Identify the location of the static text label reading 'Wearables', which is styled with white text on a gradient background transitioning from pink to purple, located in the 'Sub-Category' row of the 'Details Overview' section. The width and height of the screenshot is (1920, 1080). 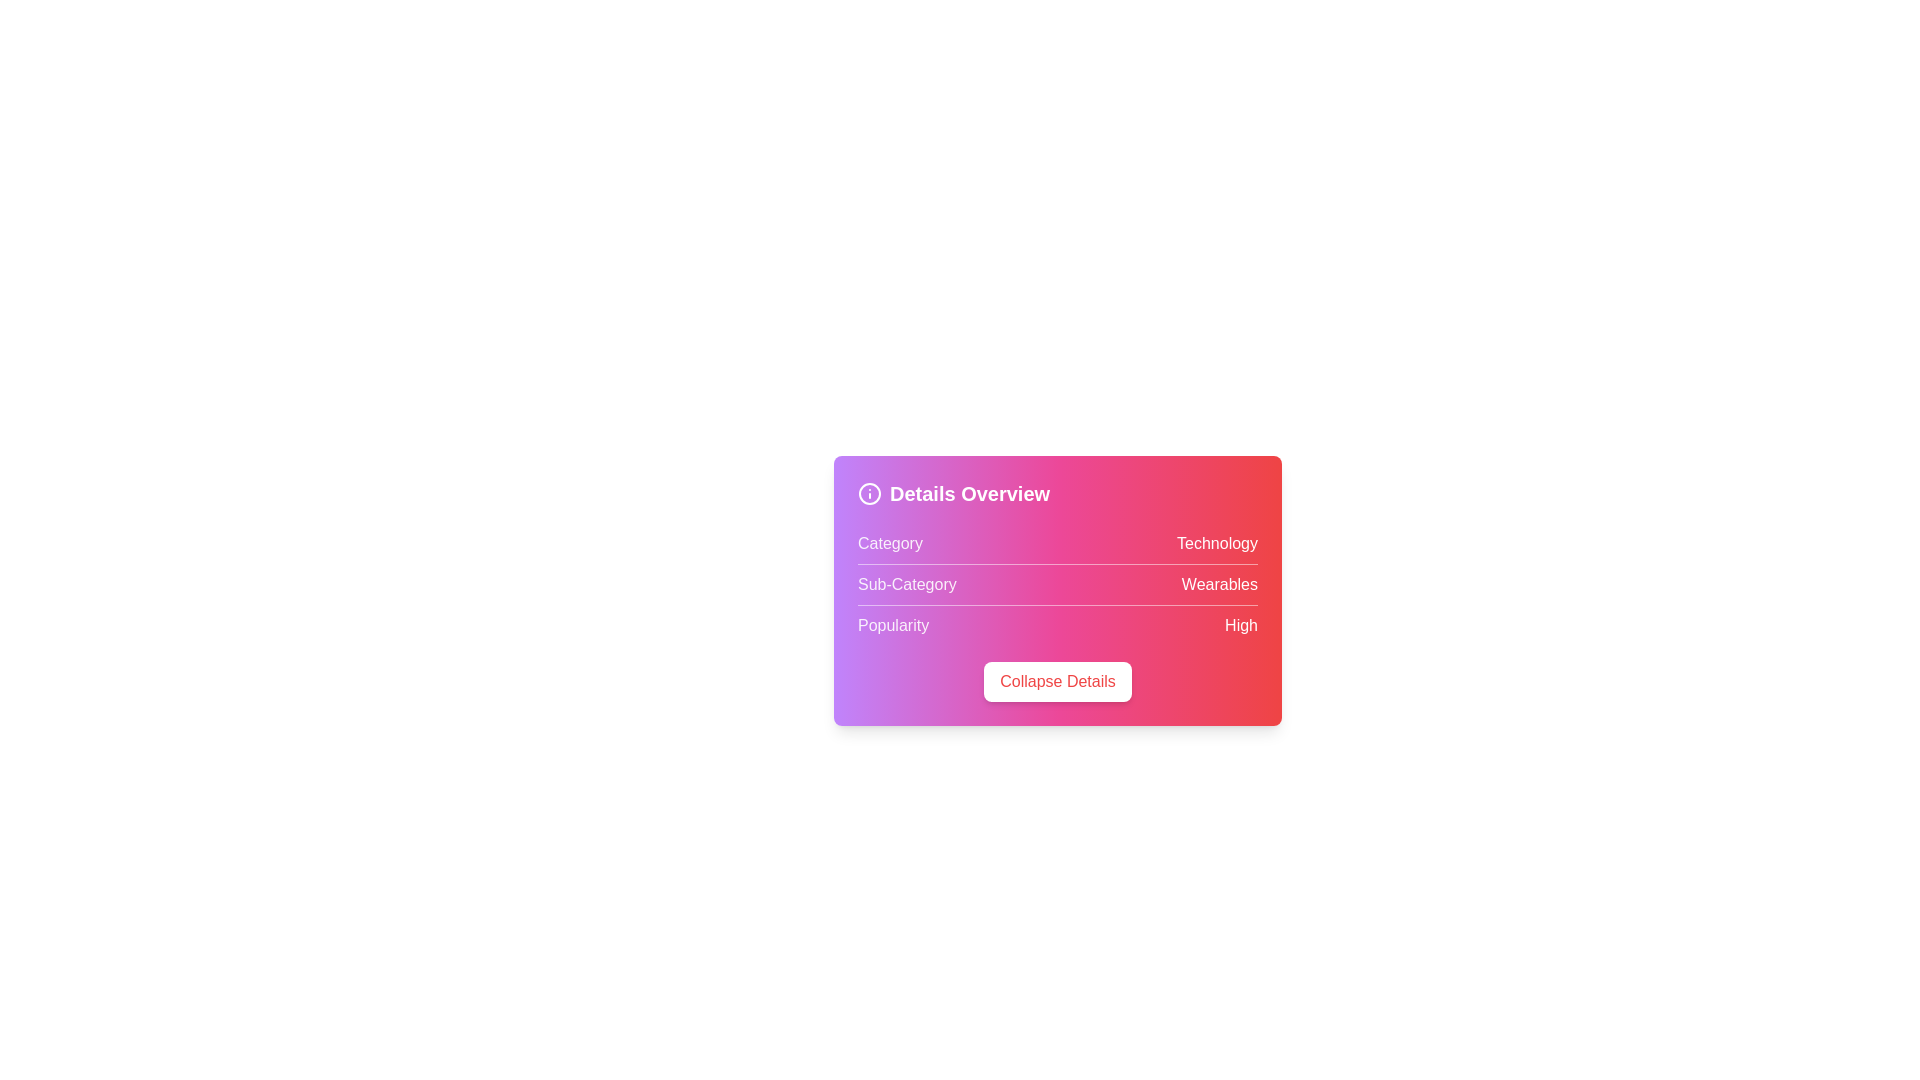
(1218, 585).